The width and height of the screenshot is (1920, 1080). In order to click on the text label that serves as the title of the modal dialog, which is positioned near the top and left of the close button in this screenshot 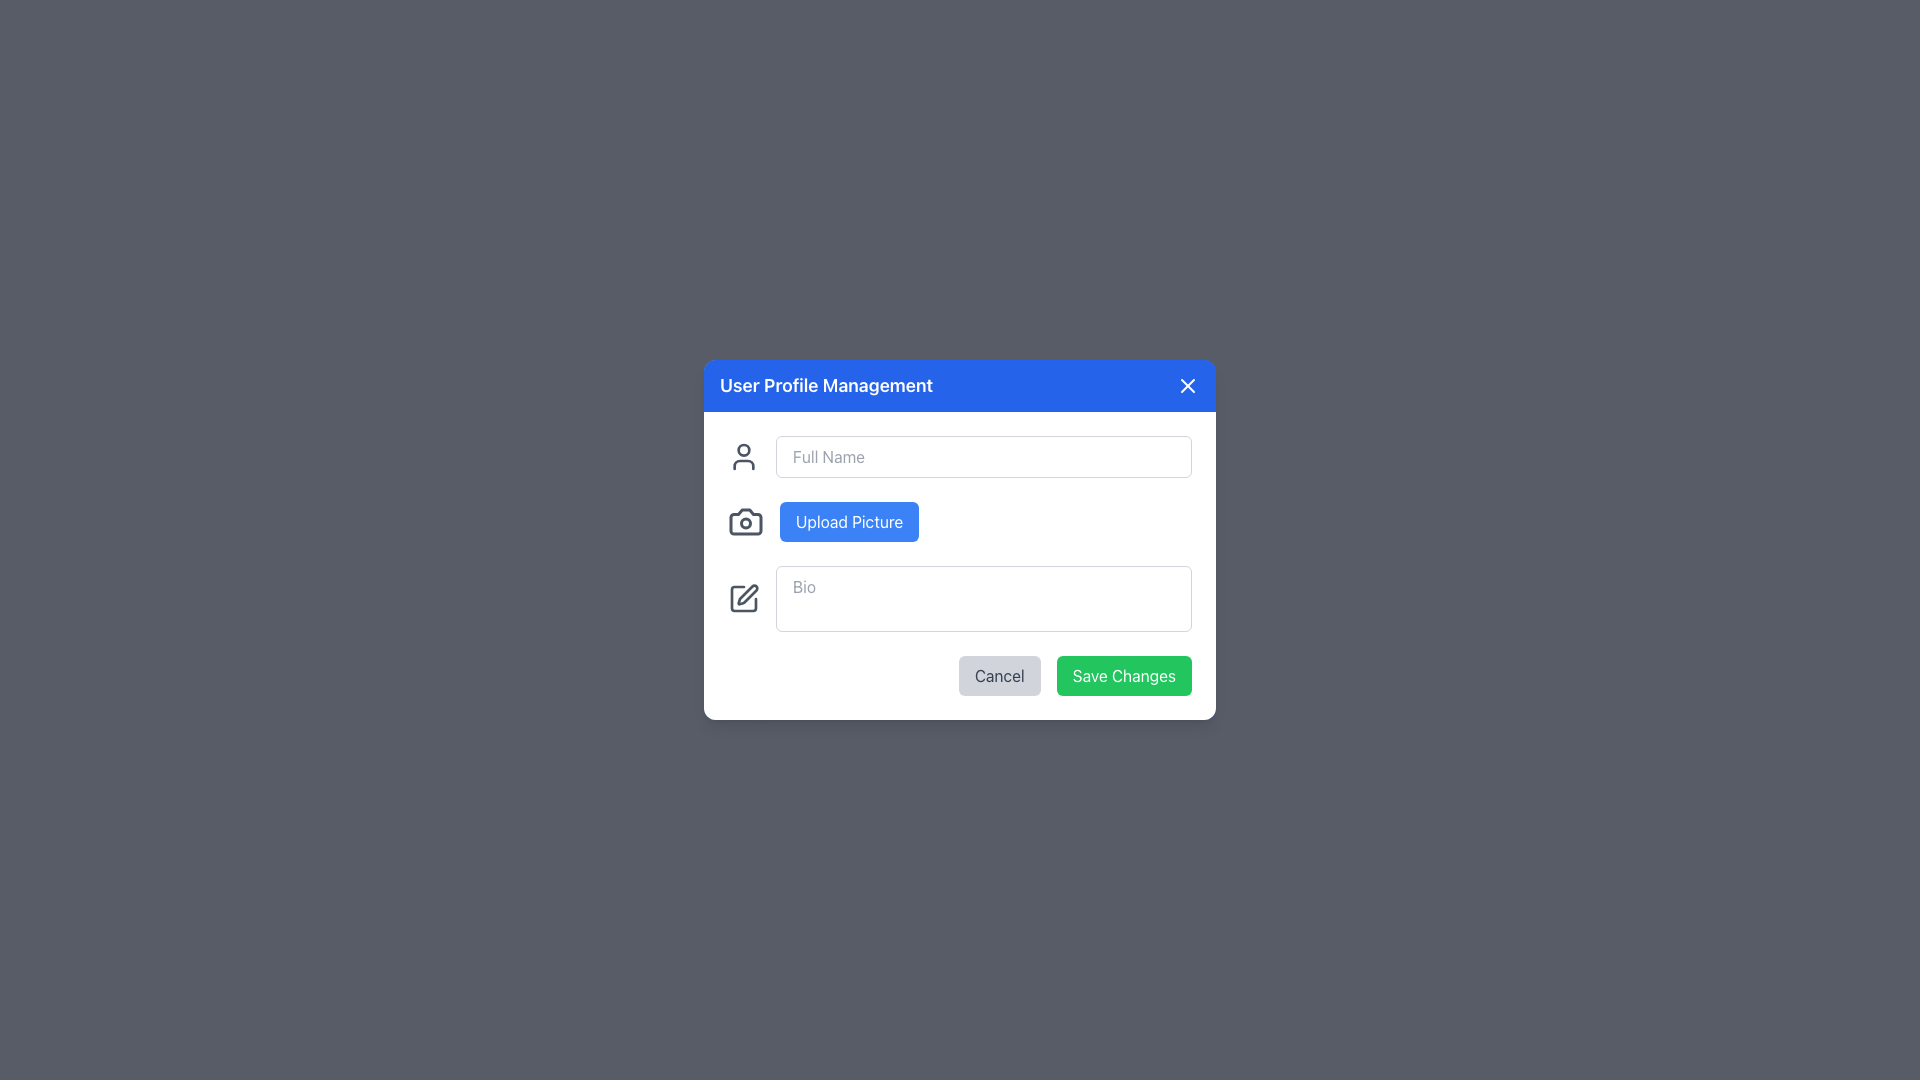, I will do `click(826, 385)`.